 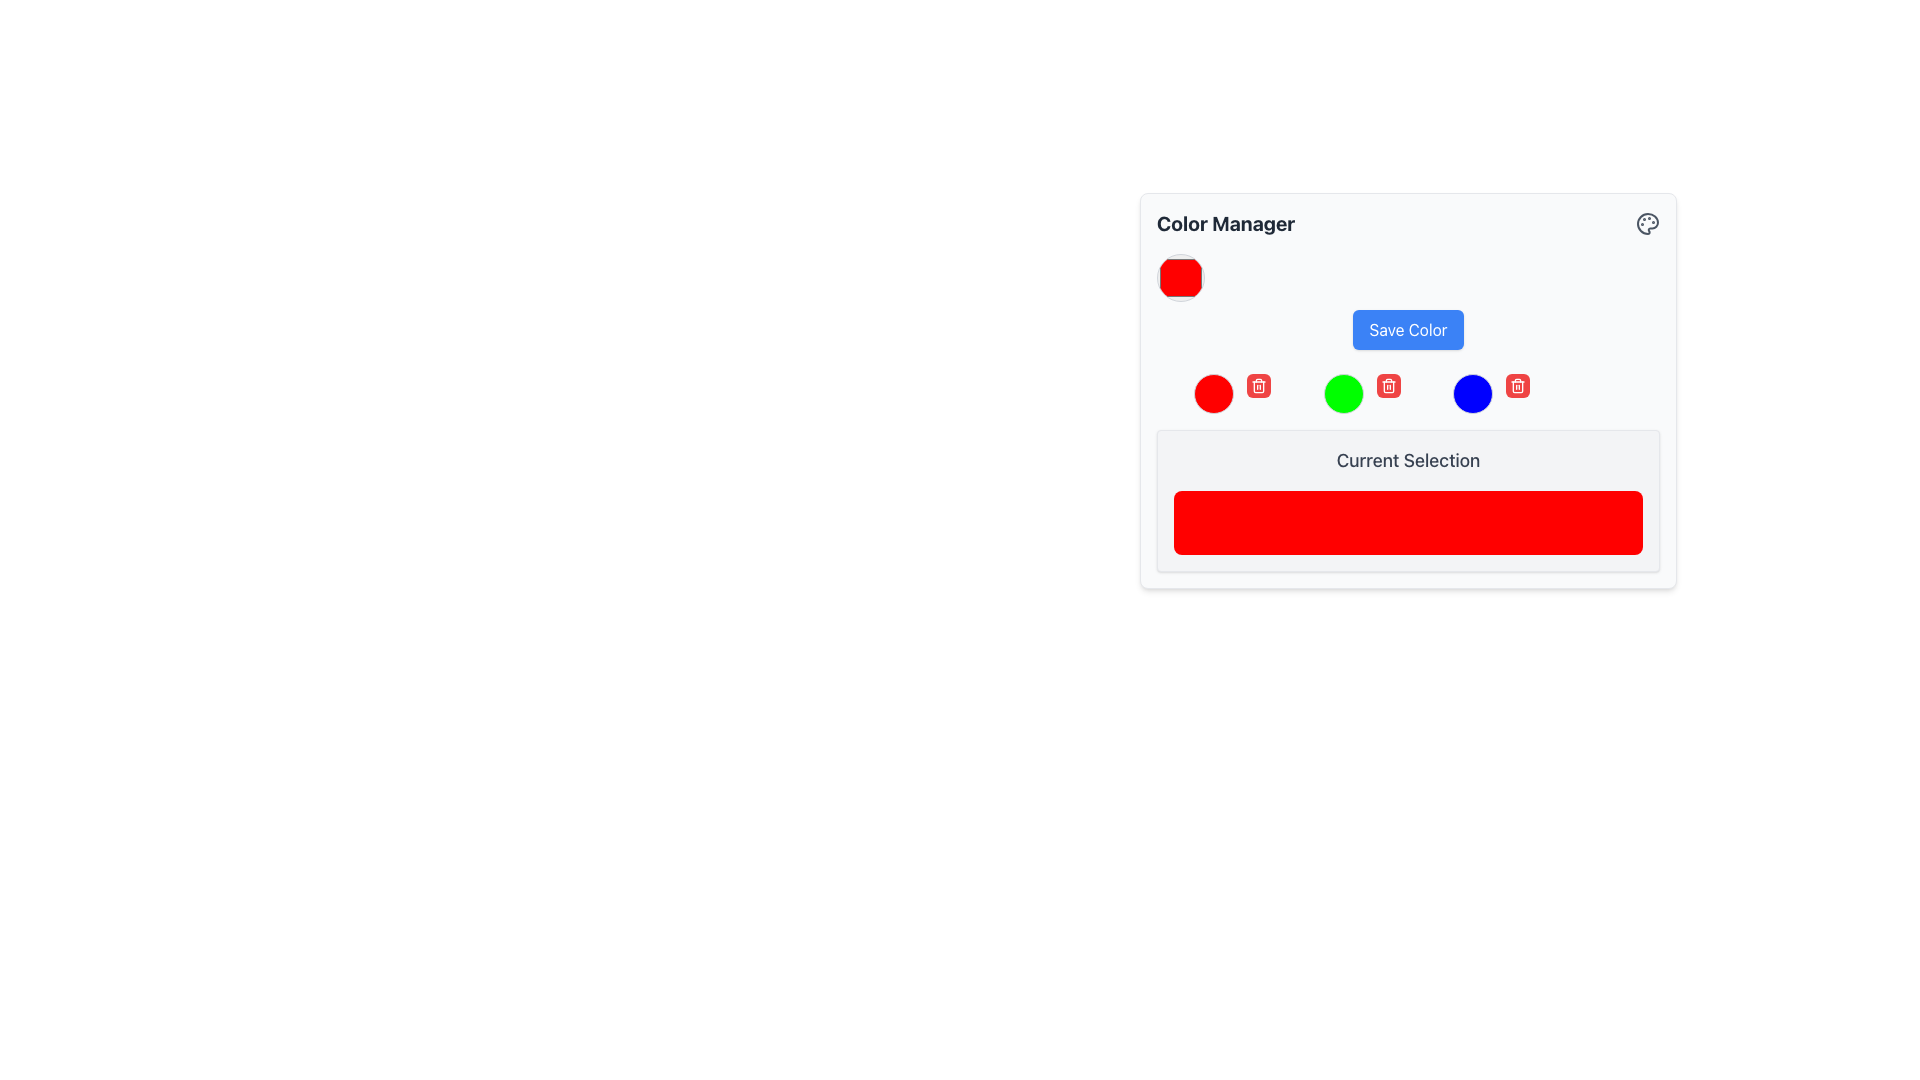 I want to click on the displayed selection on the Display Panel, which highlights the currently selected color, located at the bottom of the 'Color Manager' section, so click(x=1407, y=500).